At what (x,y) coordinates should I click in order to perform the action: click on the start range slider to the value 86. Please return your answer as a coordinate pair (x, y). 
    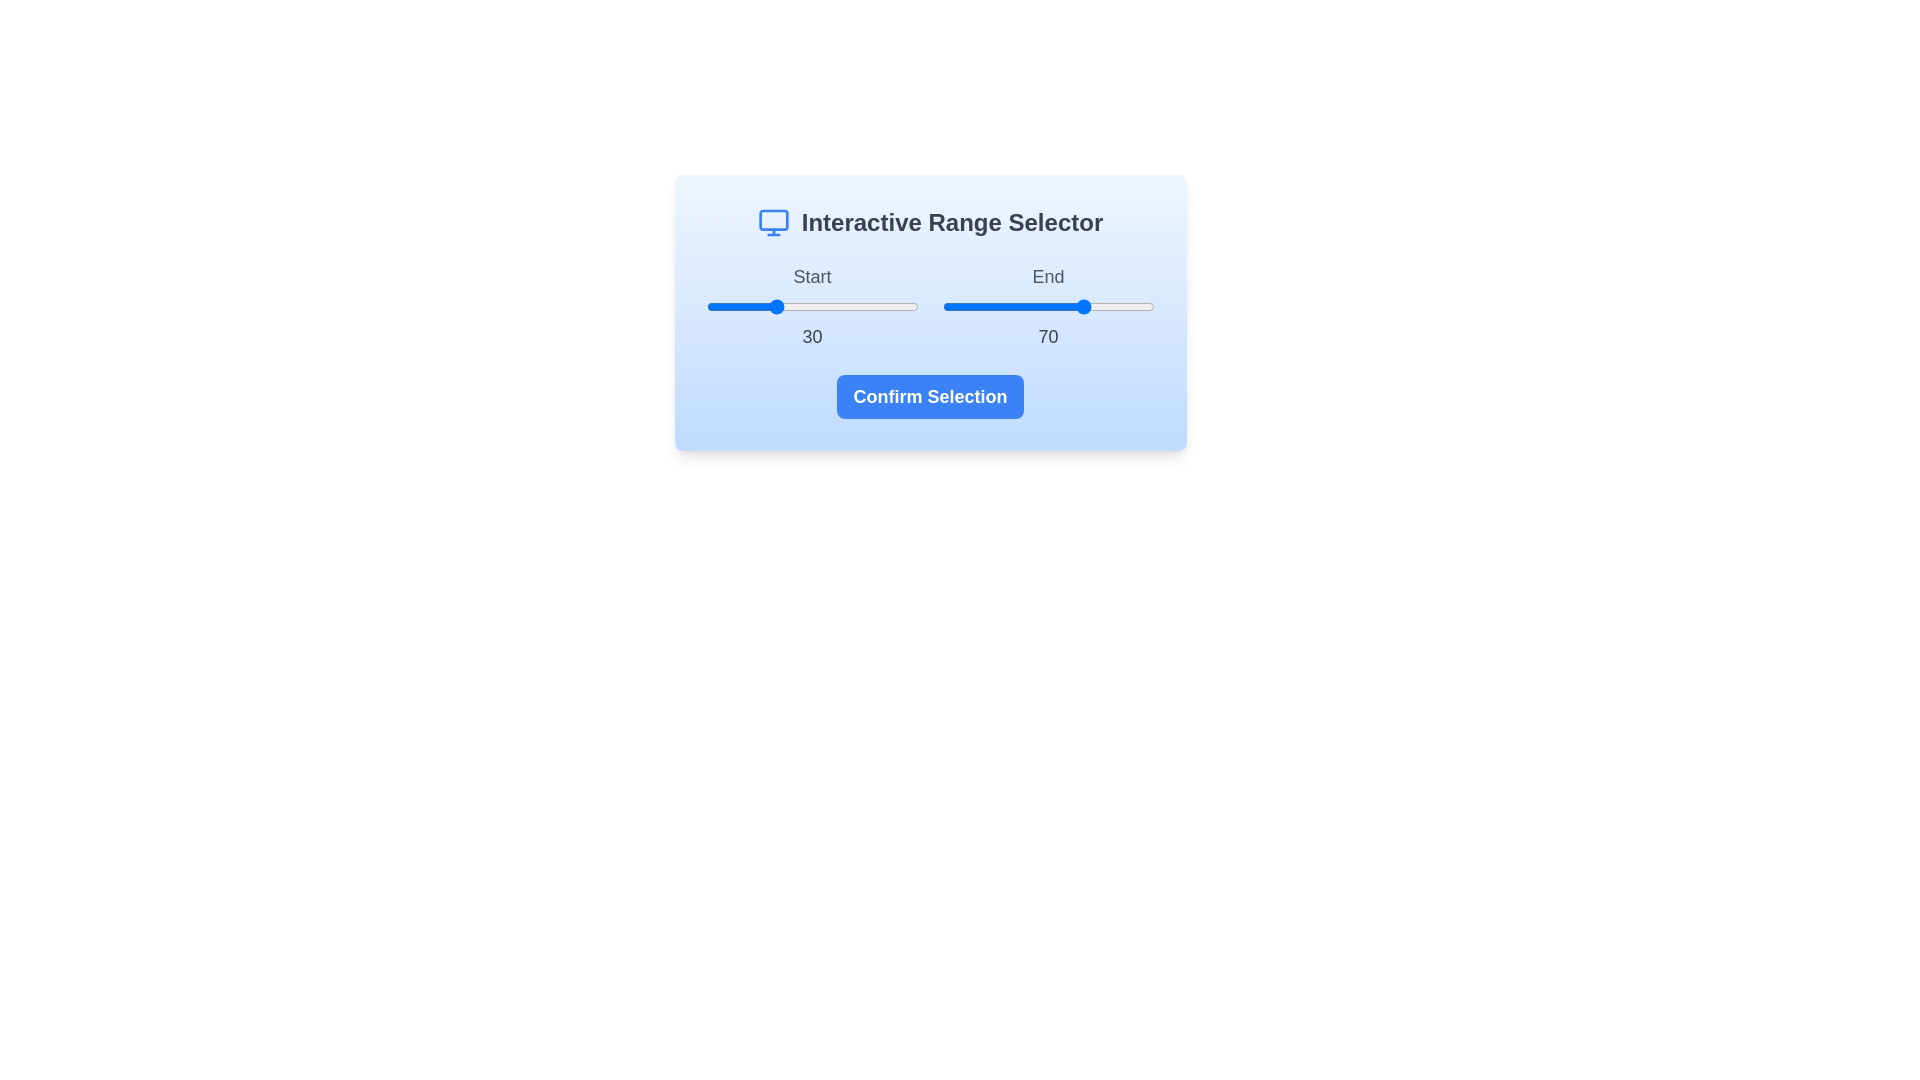
    Looking at the image, I should click on (887, 307).